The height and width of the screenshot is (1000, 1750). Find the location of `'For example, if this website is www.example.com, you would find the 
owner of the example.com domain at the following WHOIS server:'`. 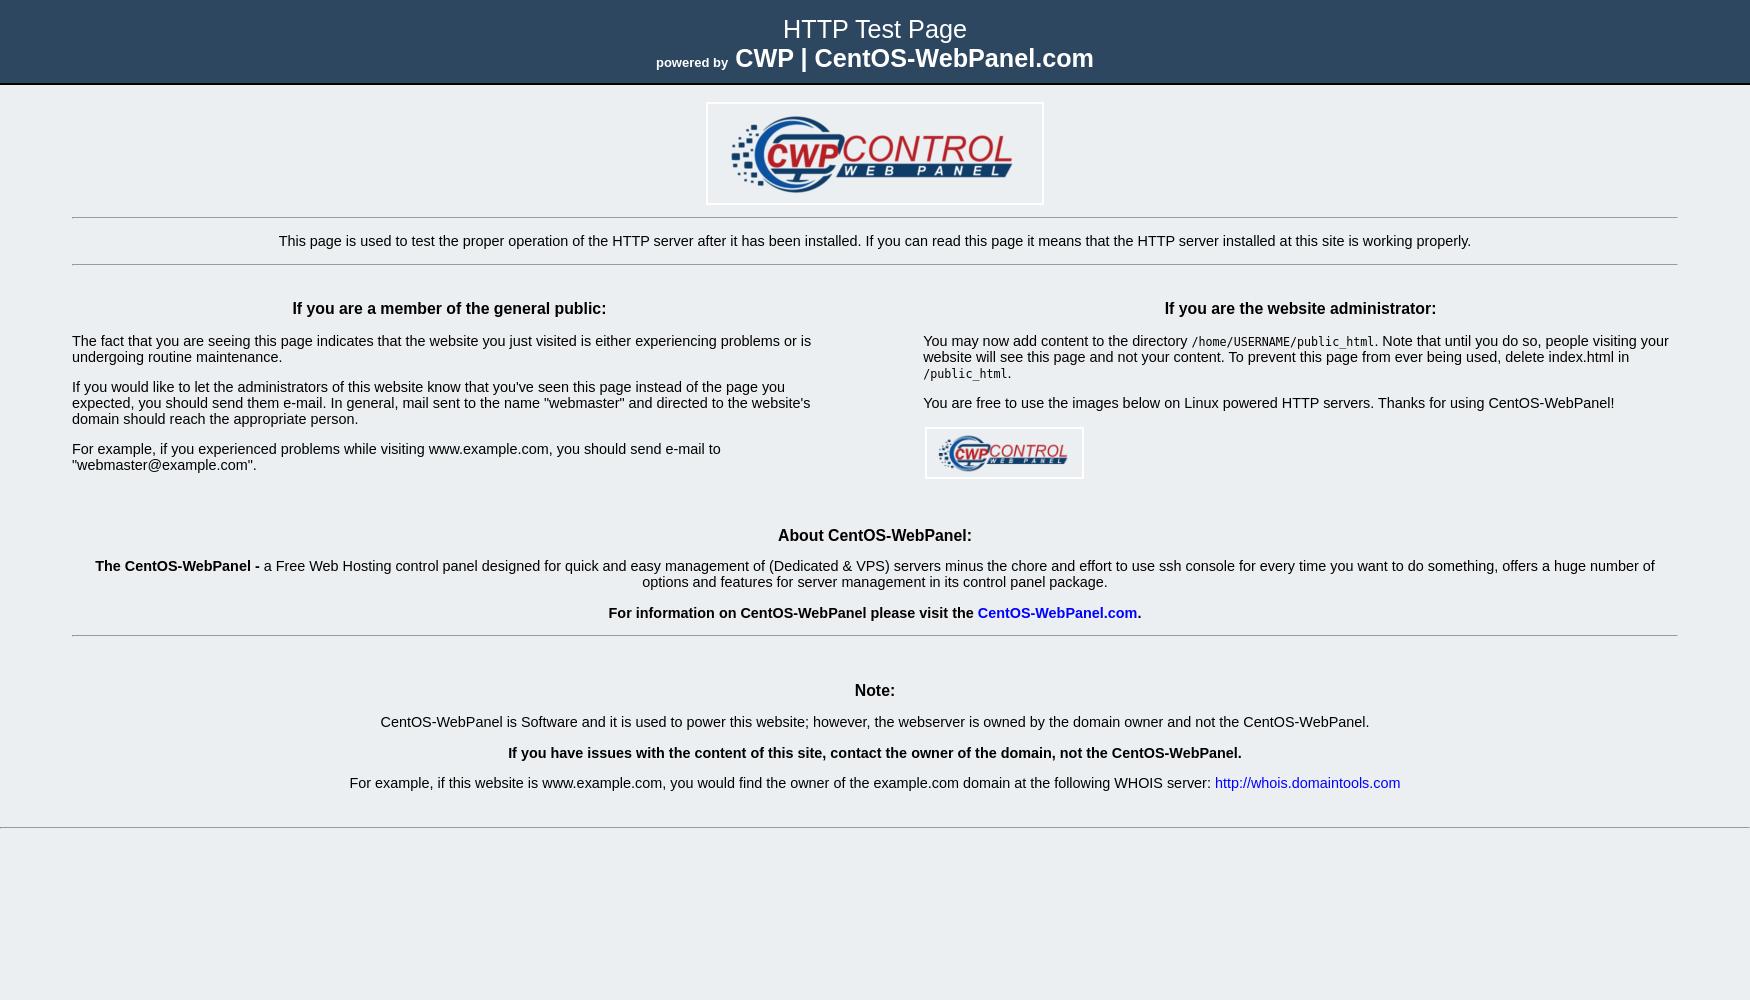

'For example, if this website is www.example.com, you would find the 
owner of the example.com domain at the following WHOIS server:' is located at coordinates (780, 782).